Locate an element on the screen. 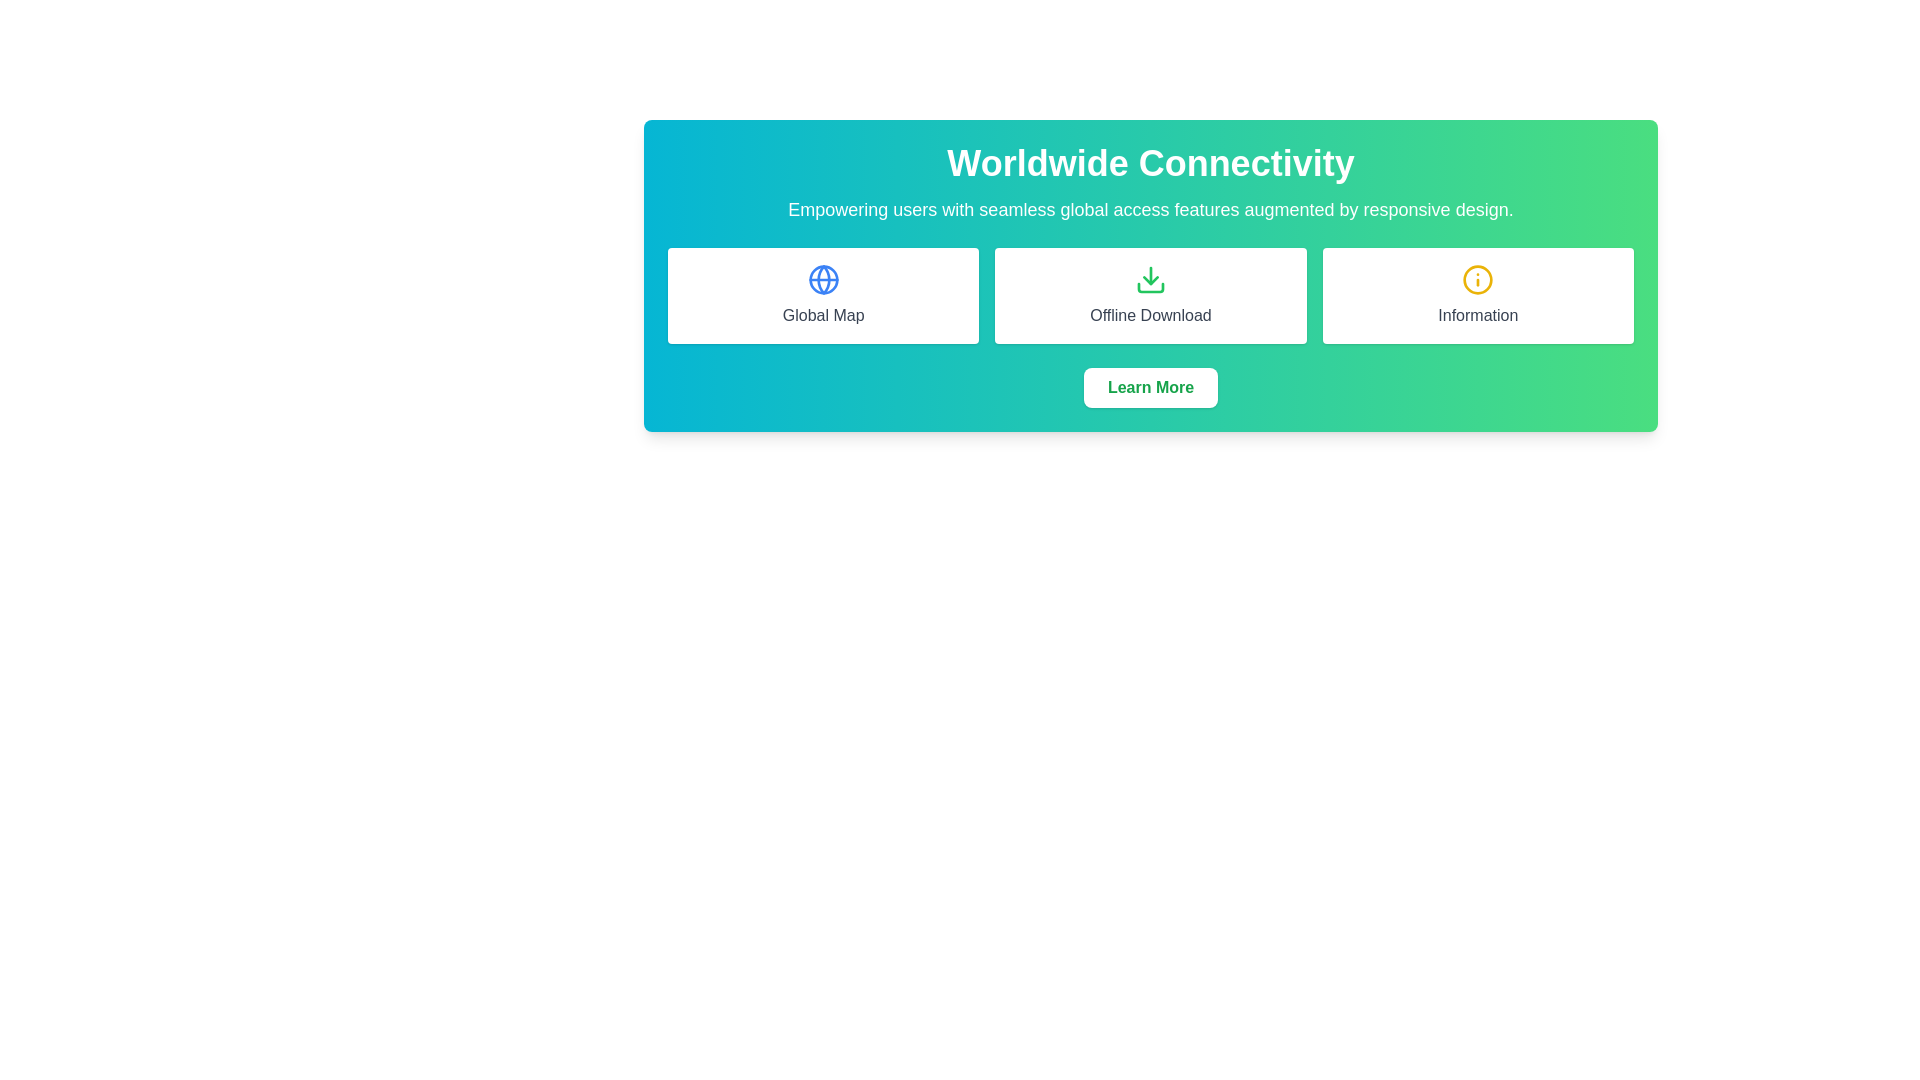 The height and width of the screenshot is (1080, 1920). the 'Offline Download' icon located in the middle card of the horizontally-aligned trio of cards in the teal section is located at coordinates (1151, 280).